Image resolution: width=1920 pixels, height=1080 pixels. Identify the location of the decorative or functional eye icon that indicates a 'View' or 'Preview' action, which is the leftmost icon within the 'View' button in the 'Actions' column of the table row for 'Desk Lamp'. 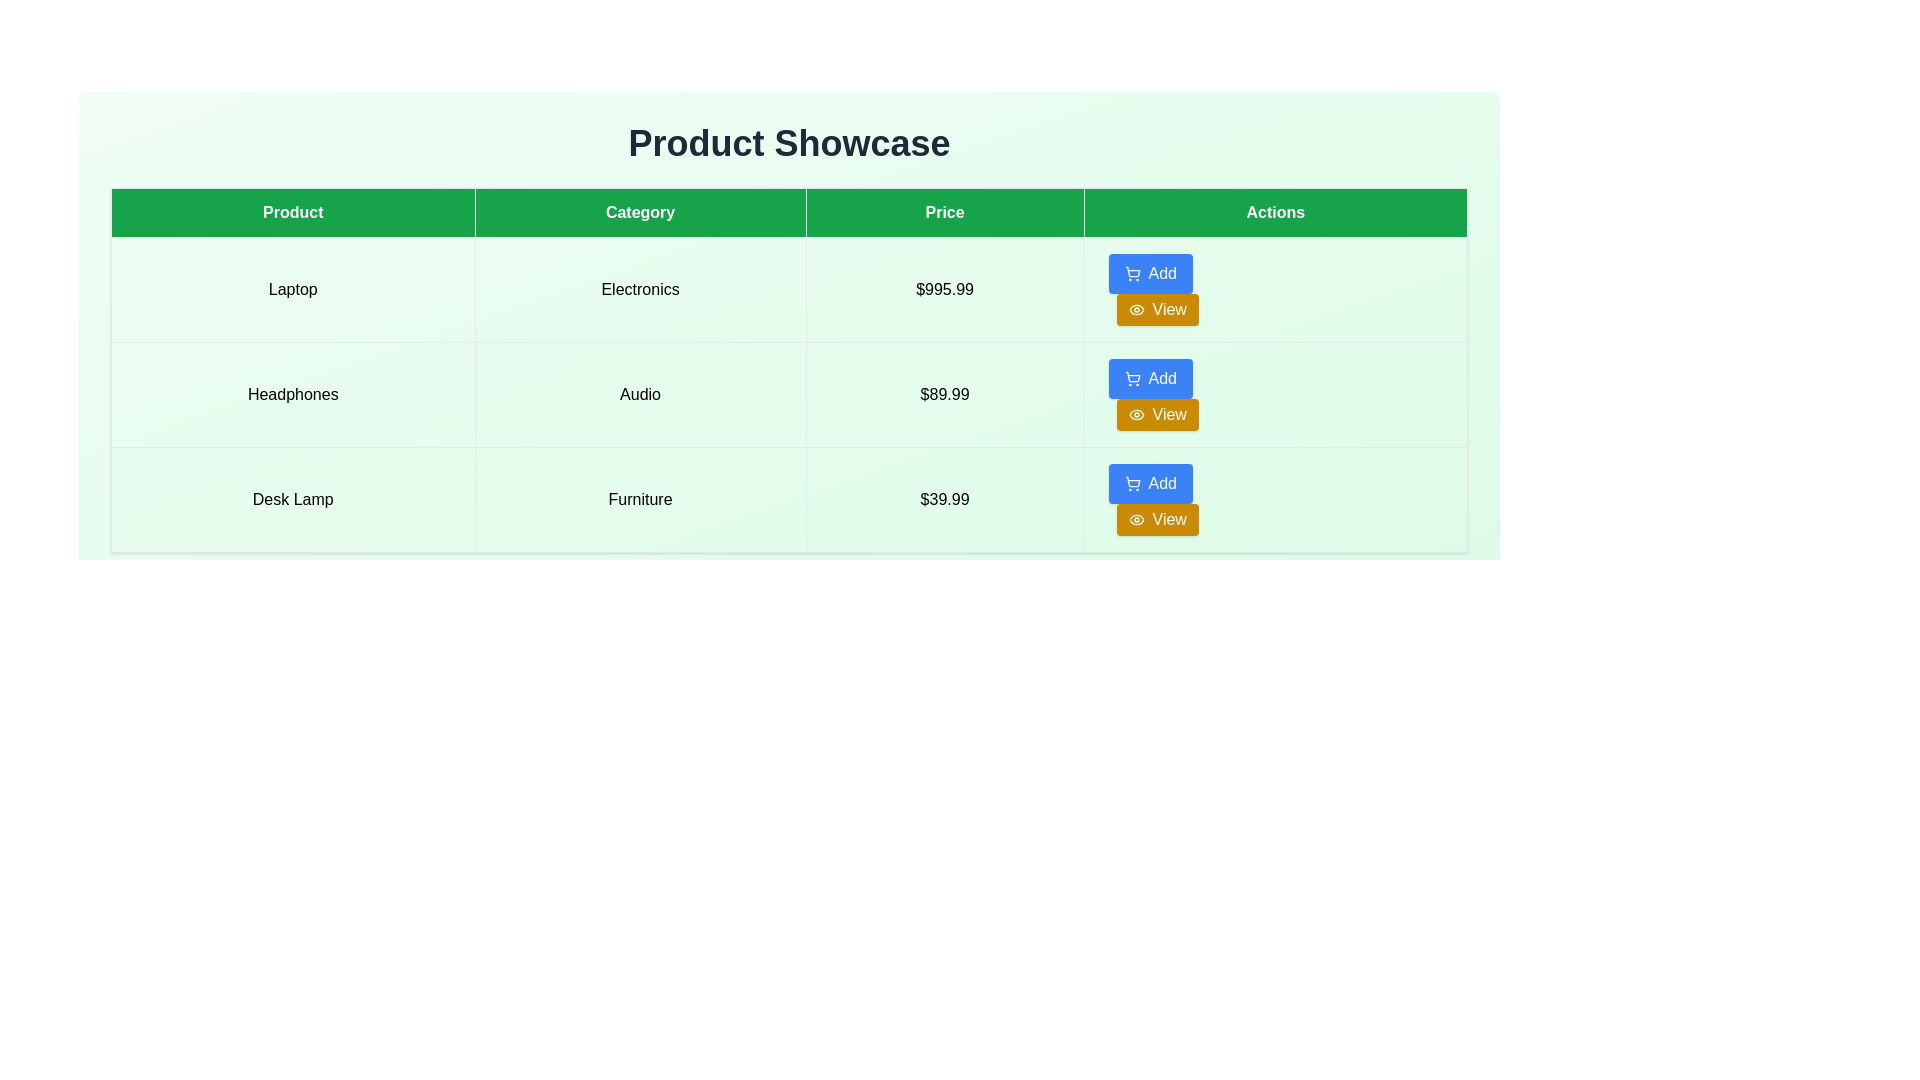
(1136, 519).